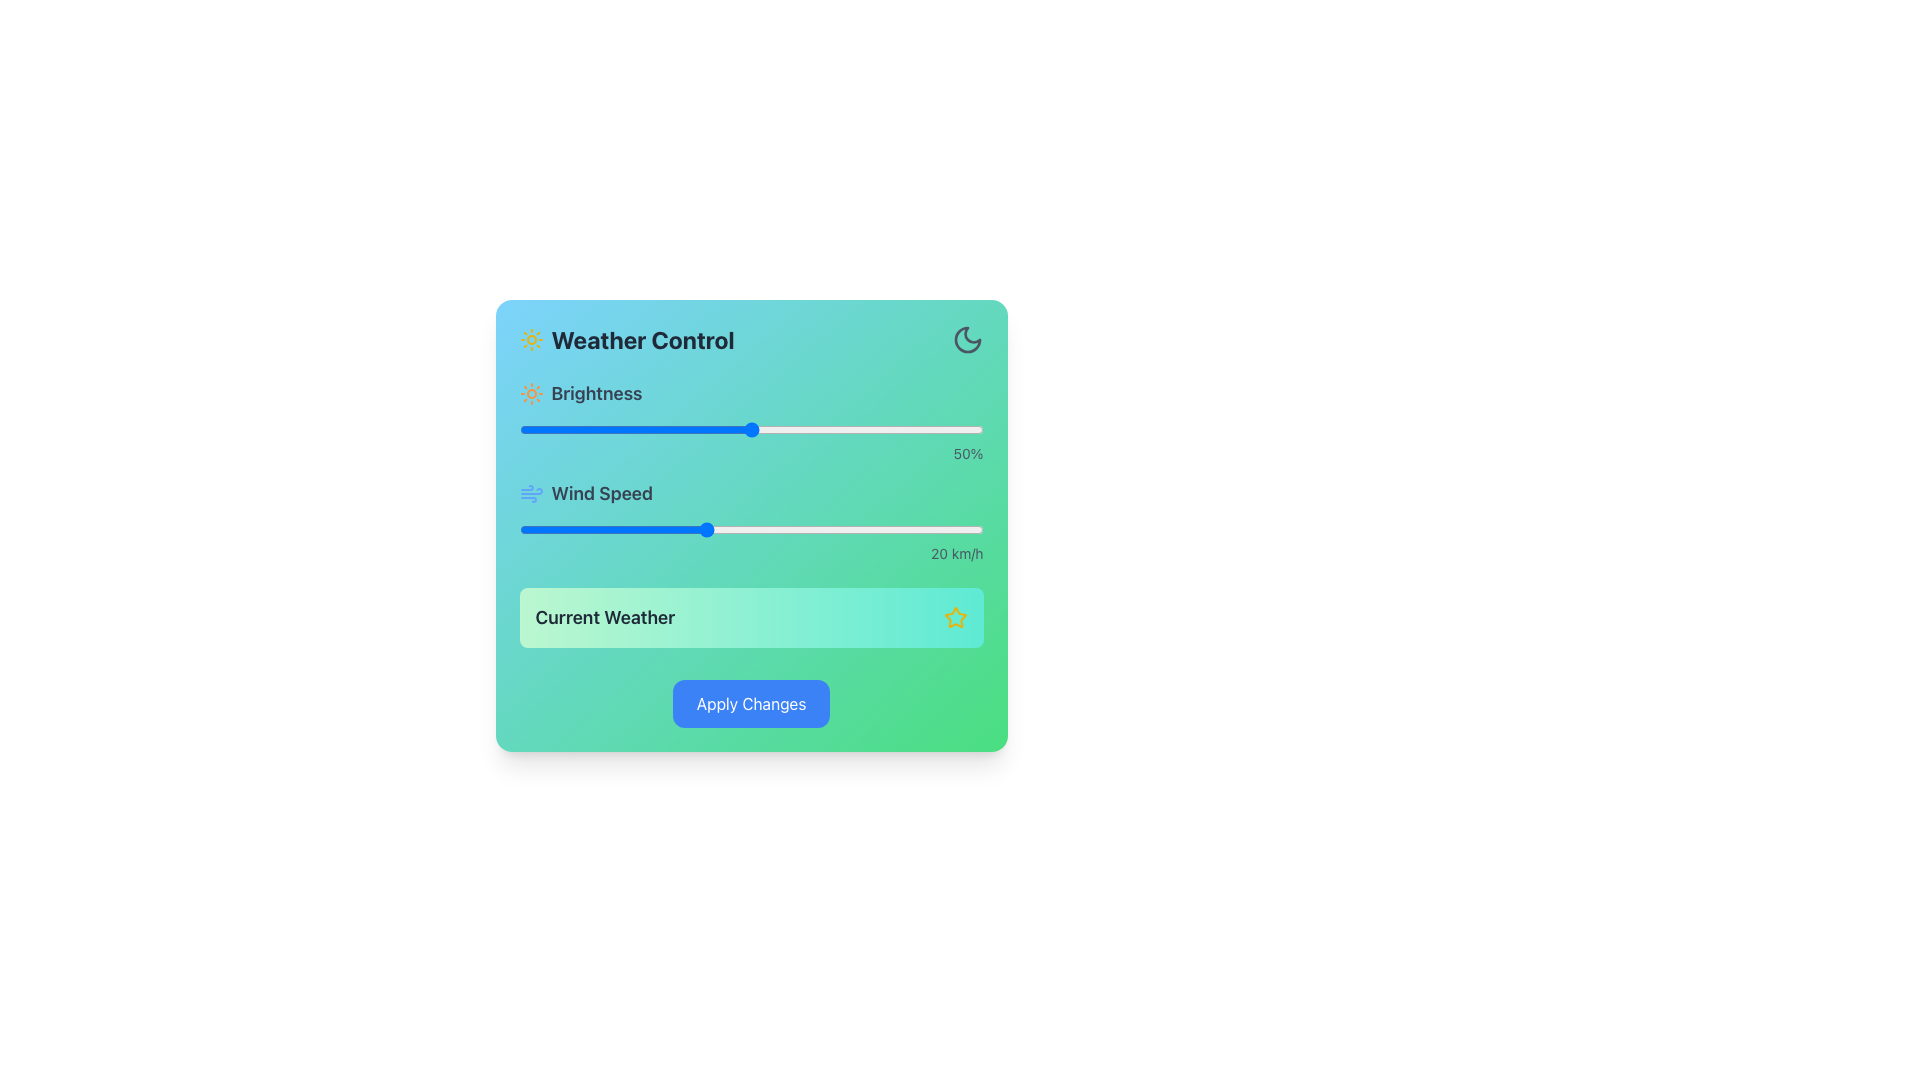  Describe the element at coordinates (750, 454) in the screenshot. I see `the text label displaying '50%' in a small, gray font, located to the far right of the brightness slider within the 'Weather Control' section` at that location.